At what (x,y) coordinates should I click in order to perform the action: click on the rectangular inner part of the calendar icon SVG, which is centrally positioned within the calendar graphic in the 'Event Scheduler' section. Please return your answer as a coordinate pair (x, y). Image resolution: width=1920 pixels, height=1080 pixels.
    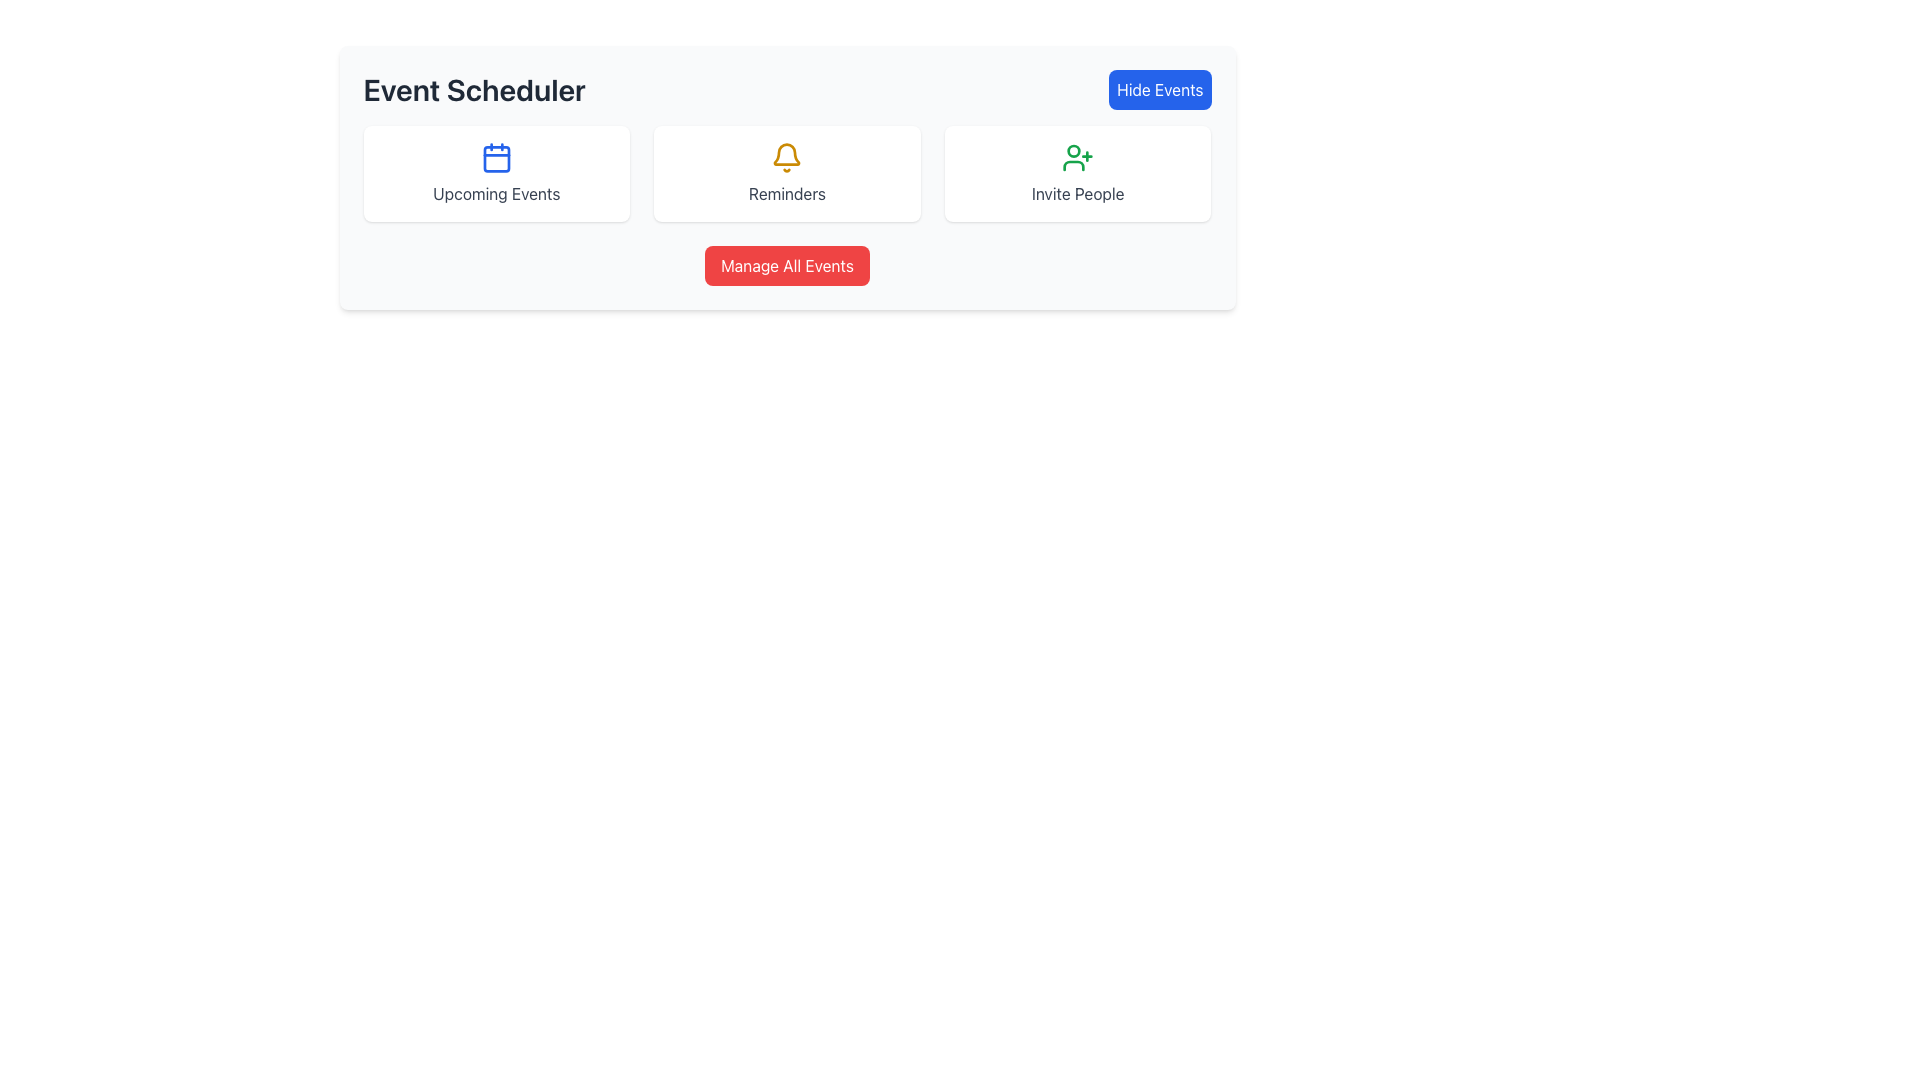
    Looking at the image, I should click on (496, 158).